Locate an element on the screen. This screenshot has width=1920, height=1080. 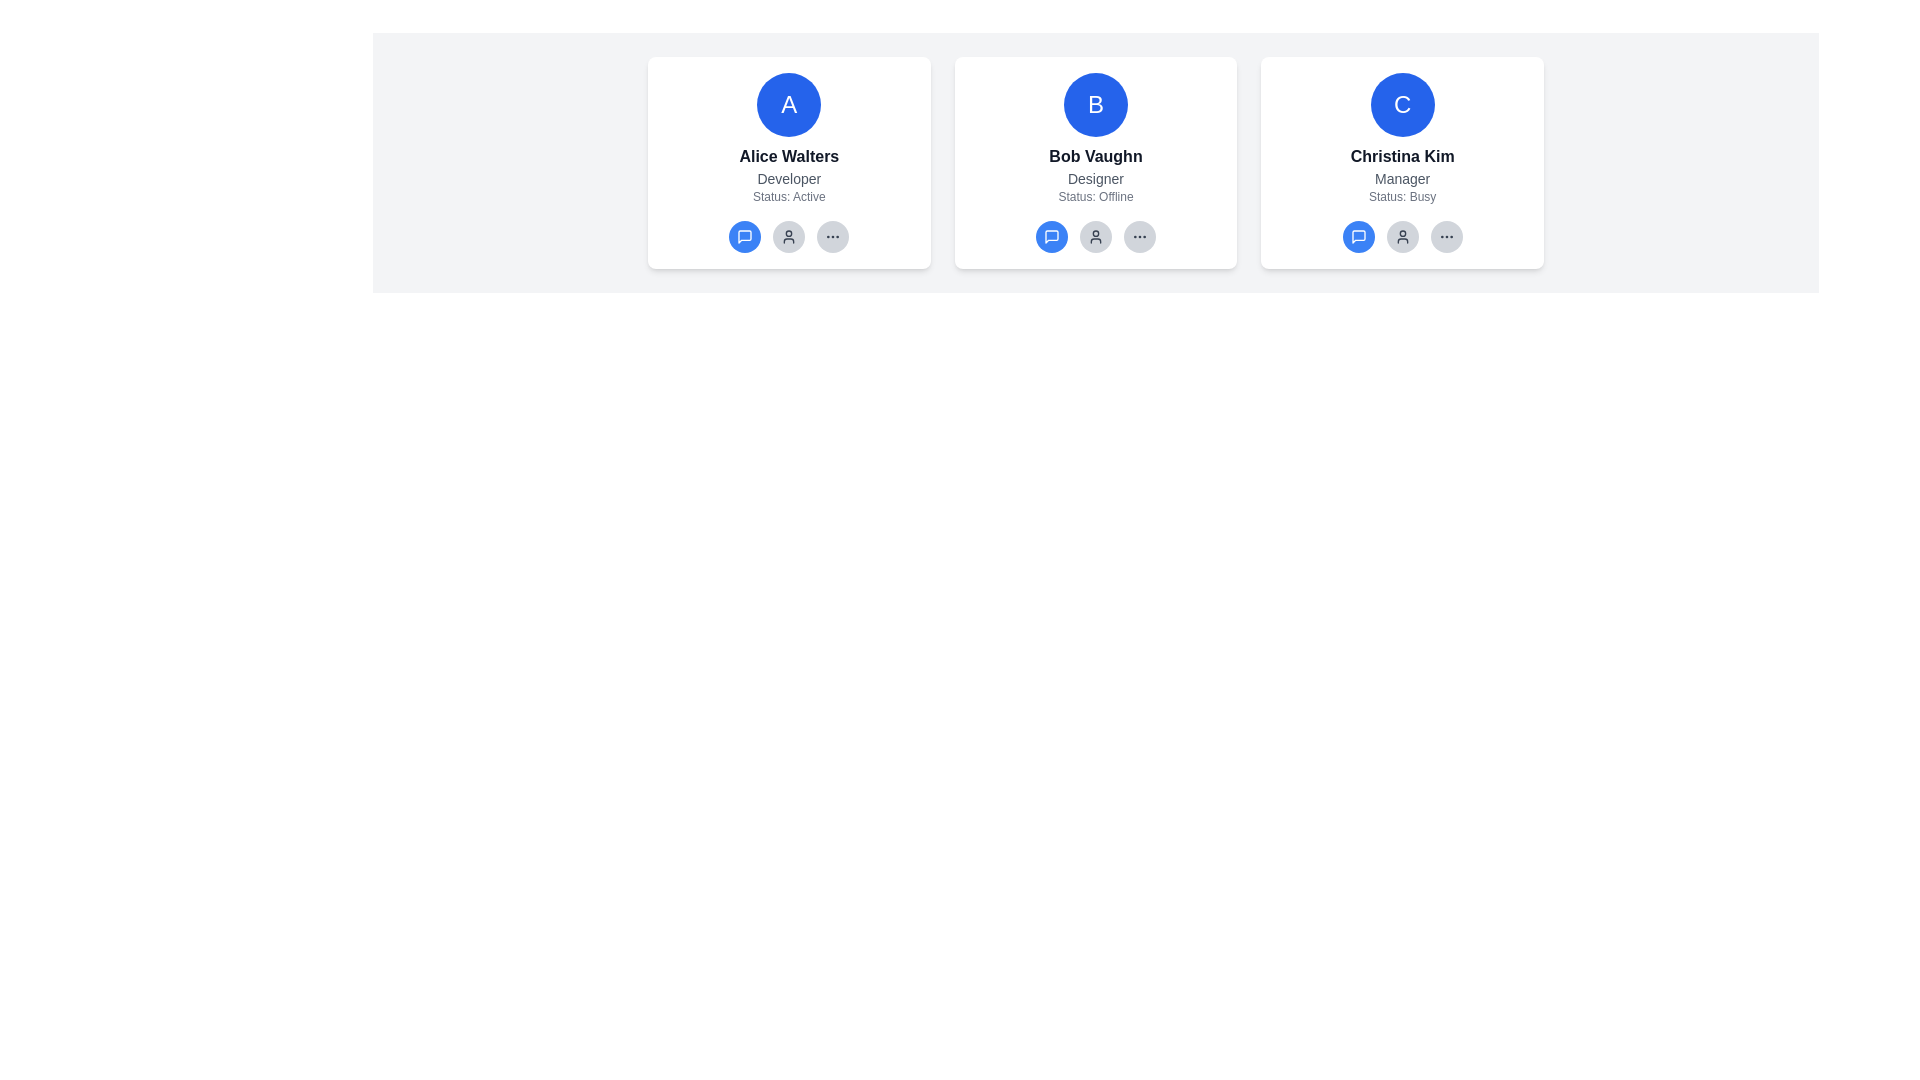
the circular profile avatar indicator for 'Bob Vaughn', which features a blue background and a white letter 'B' at the center is located at coordinates (1094, 104).